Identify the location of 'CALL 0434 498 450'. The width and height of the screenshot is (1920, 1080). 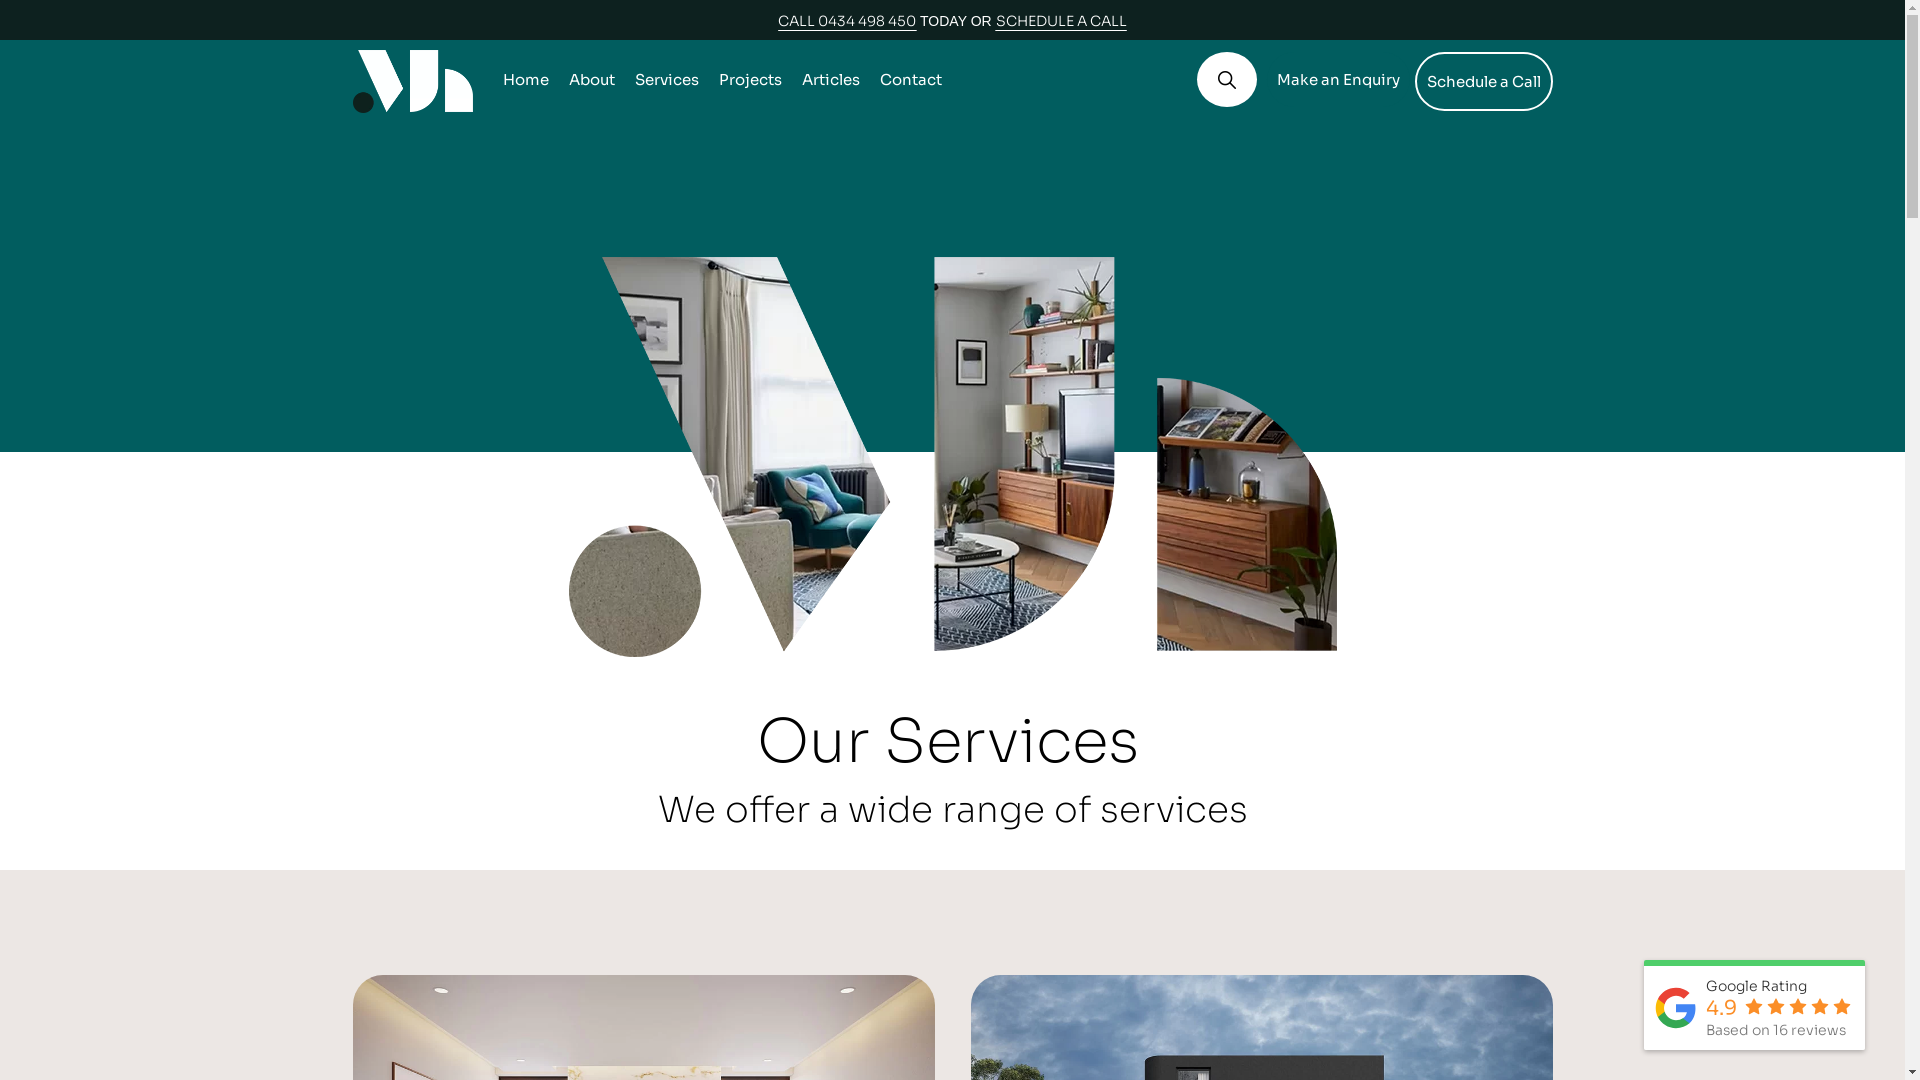
(846, 20).